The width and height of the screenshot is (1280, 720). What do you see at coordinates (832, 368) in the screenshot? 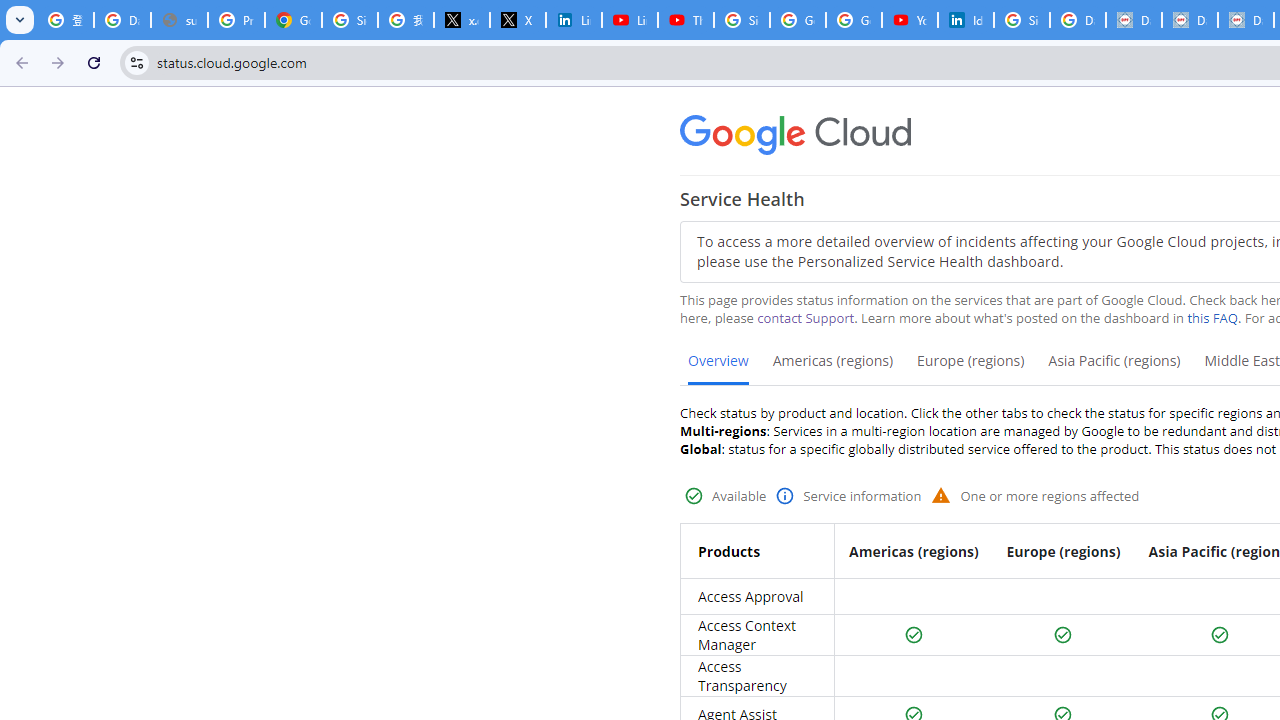
I see `'Americas (regions)'` at bounding box center [832, 368].